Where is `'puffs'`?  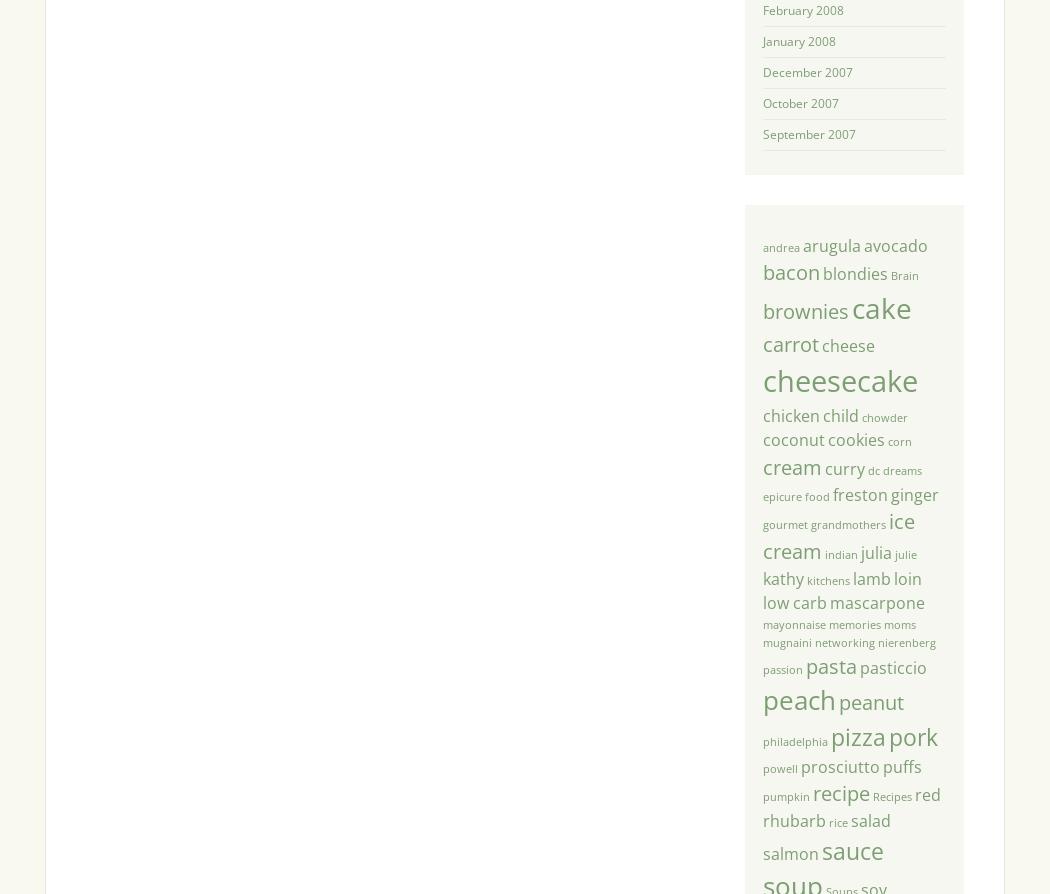
'puffs' is located at coordinates (901, 764).